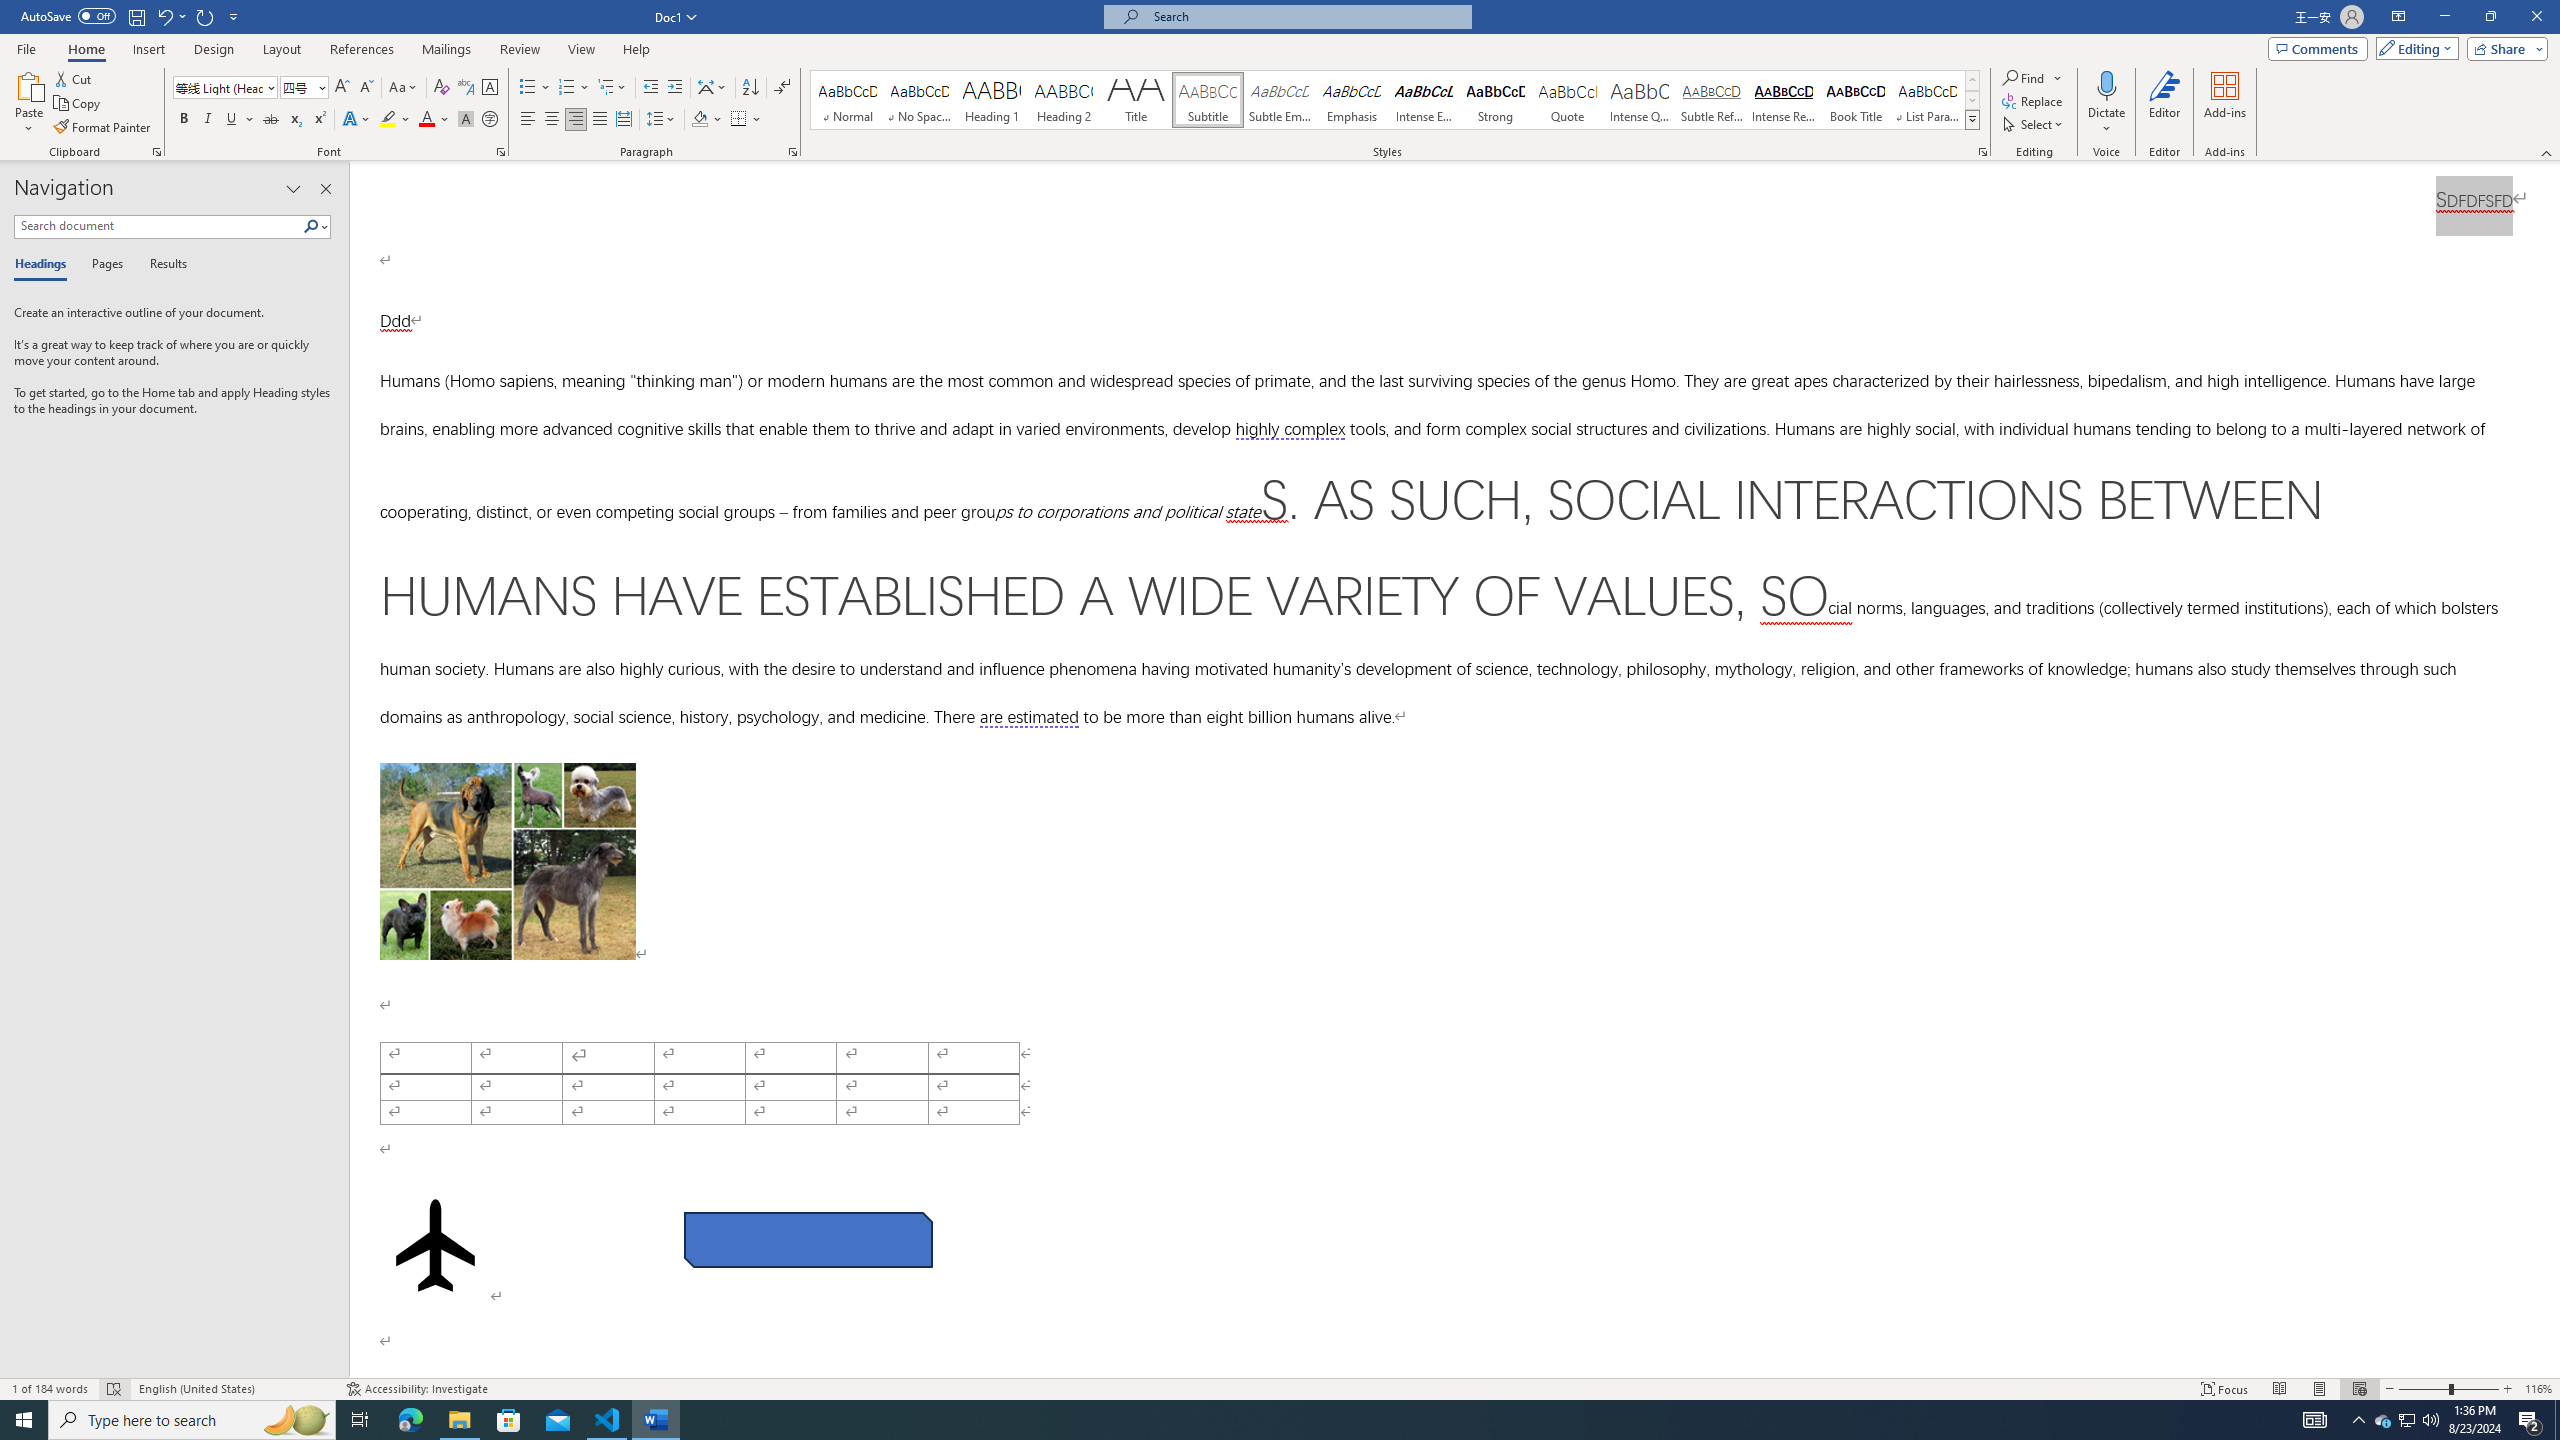  Describe the element at coordinates (2034, 122) in the screenshot. I see `'Select'` at that location.